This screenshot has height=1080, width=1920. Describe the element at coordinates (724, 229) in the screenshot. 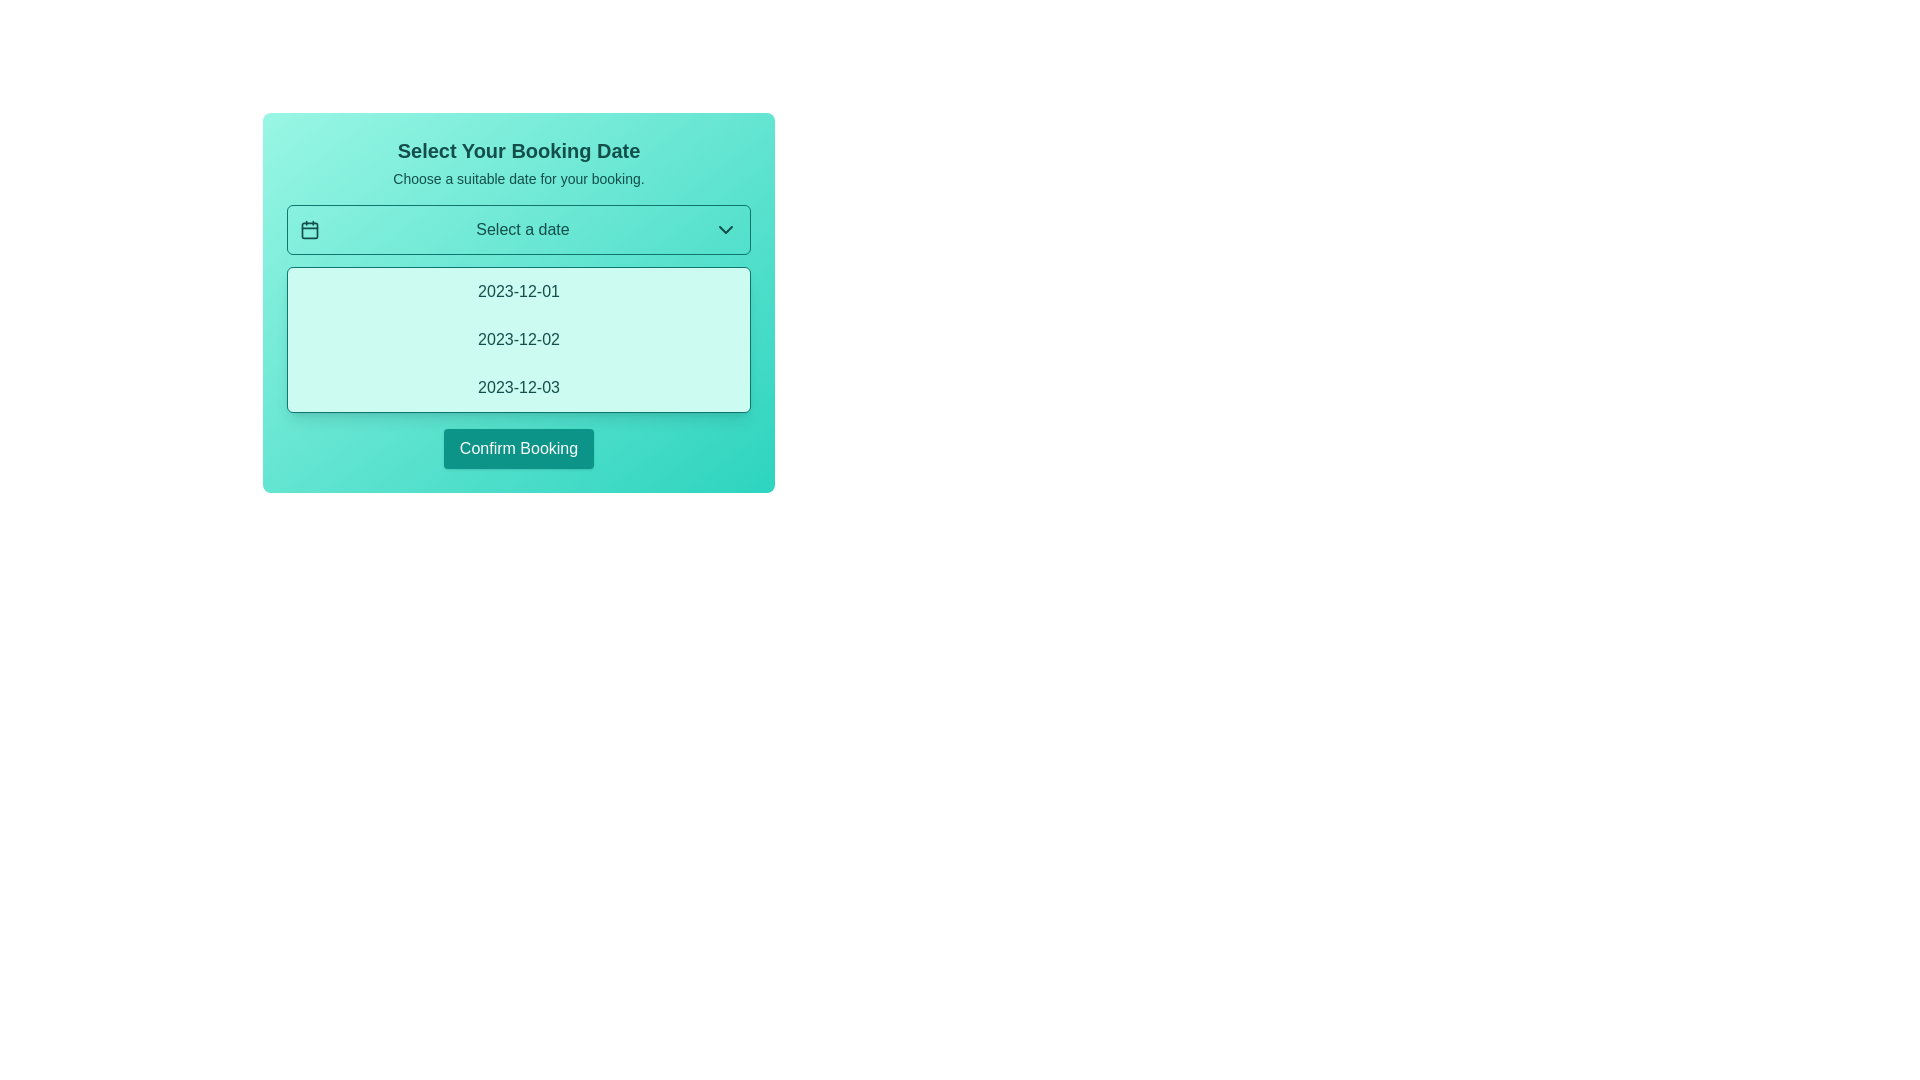

I see `the teal downward-facing chevron icon located on the right side of the date selection dropdown` at that location.